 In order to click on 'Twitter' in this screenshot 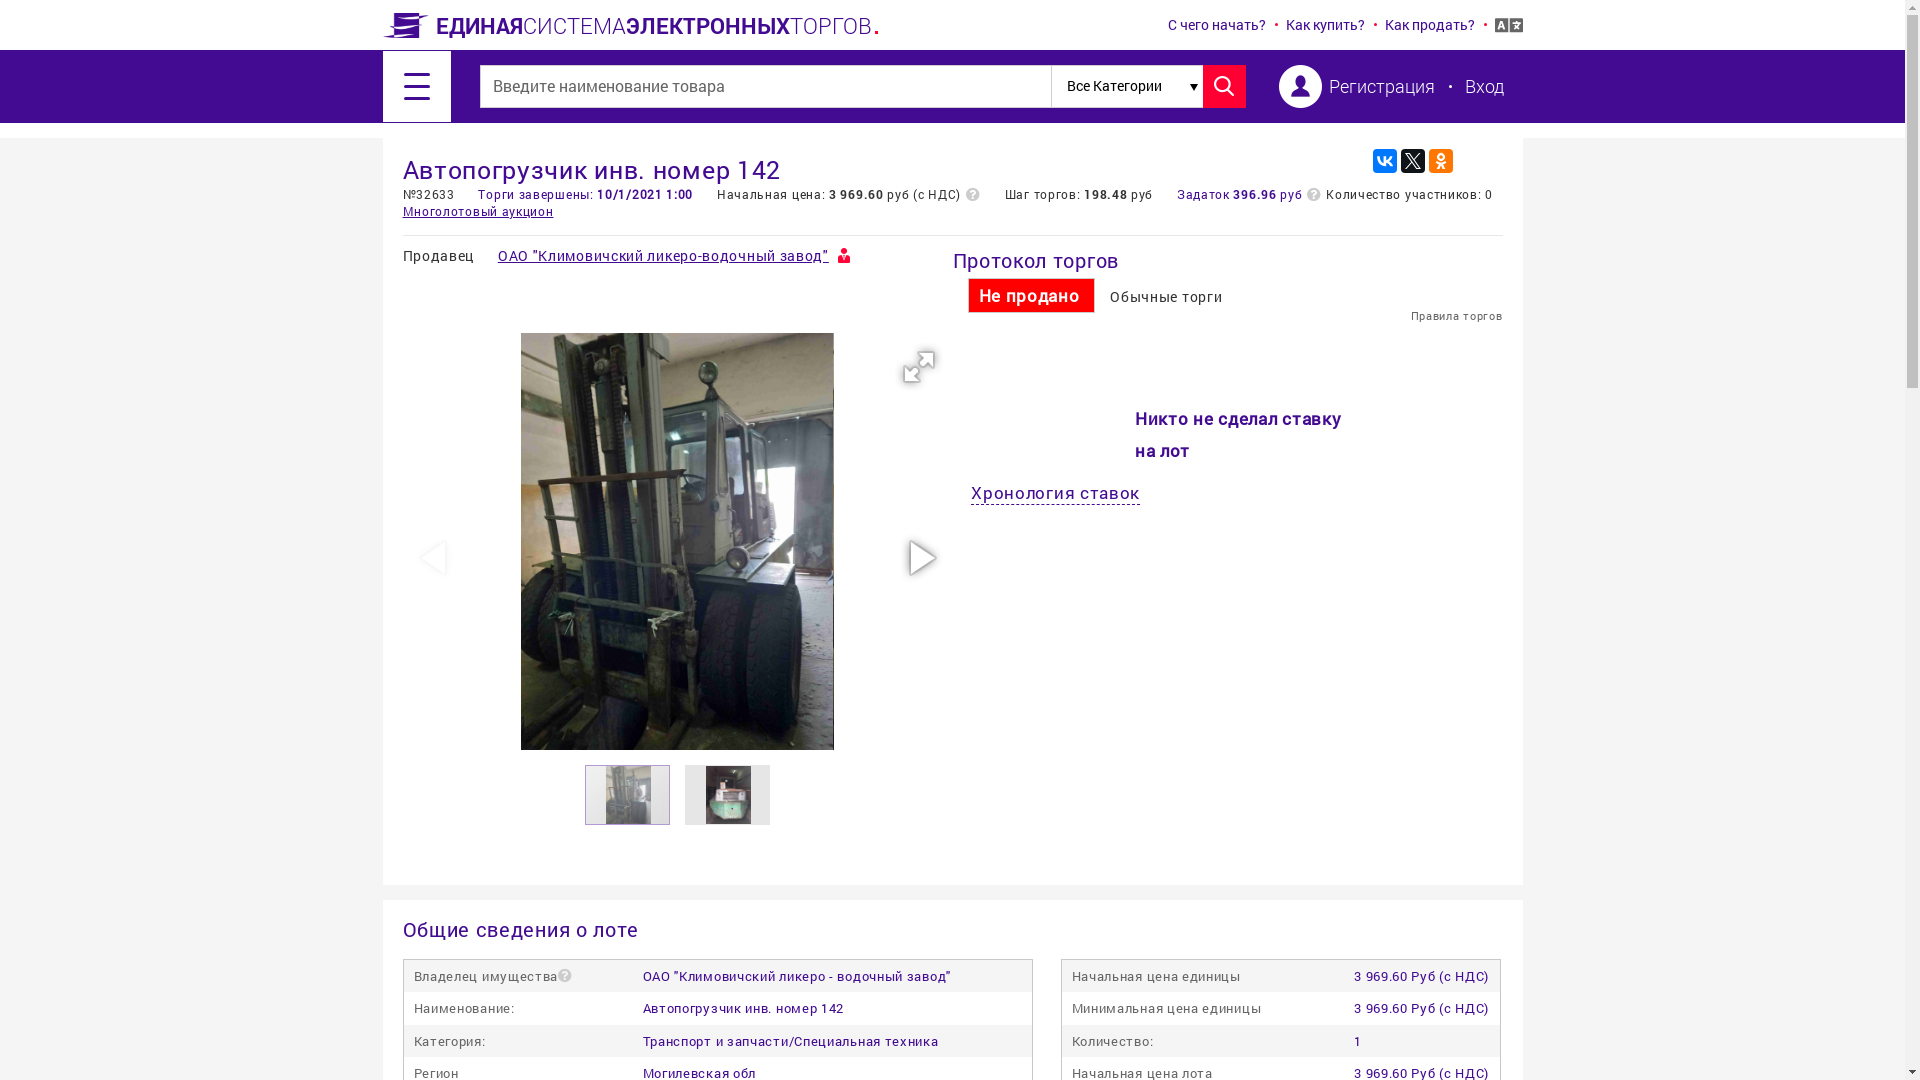, I will do `click(1410, 160)`.